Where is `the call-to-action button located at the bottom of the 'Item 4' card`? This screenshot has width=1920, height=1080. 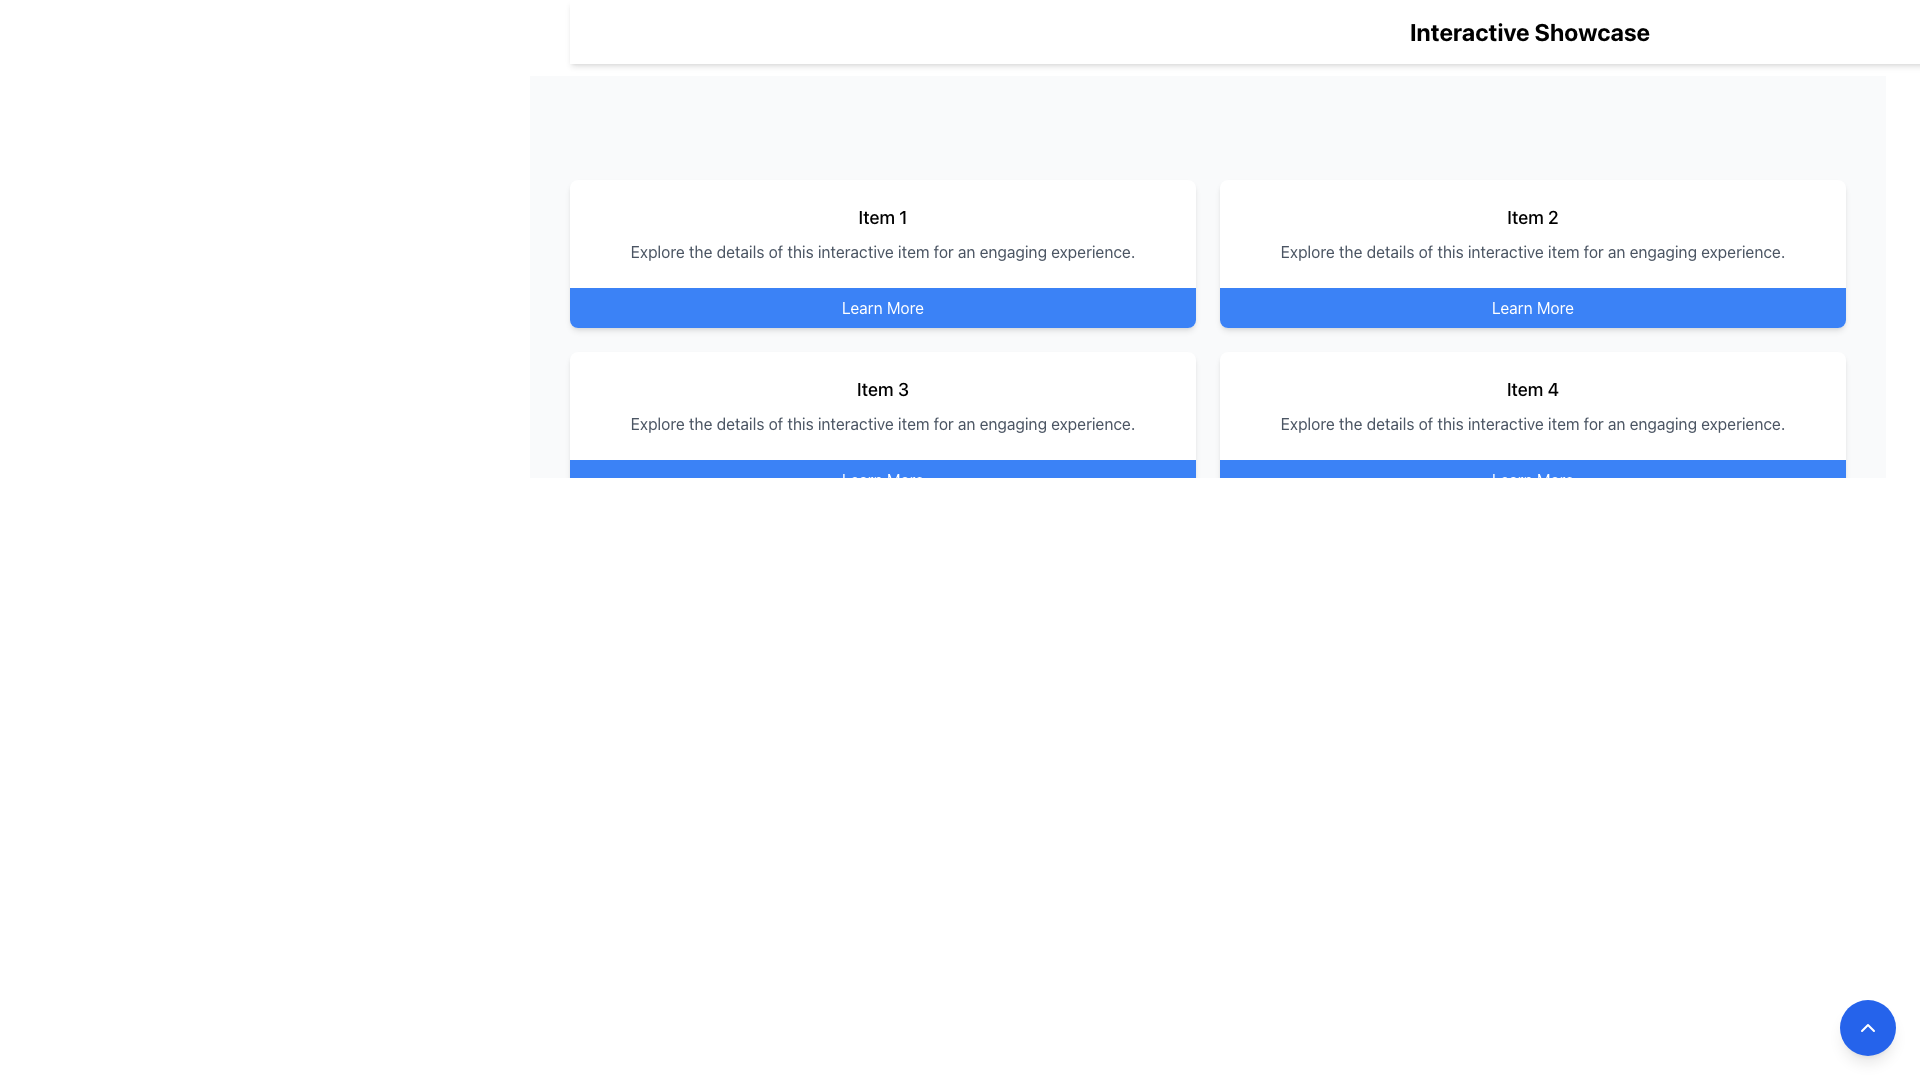
the call-to-action button located at the bottom of the 'Item 4' card is located at coordinates (1531, 479).